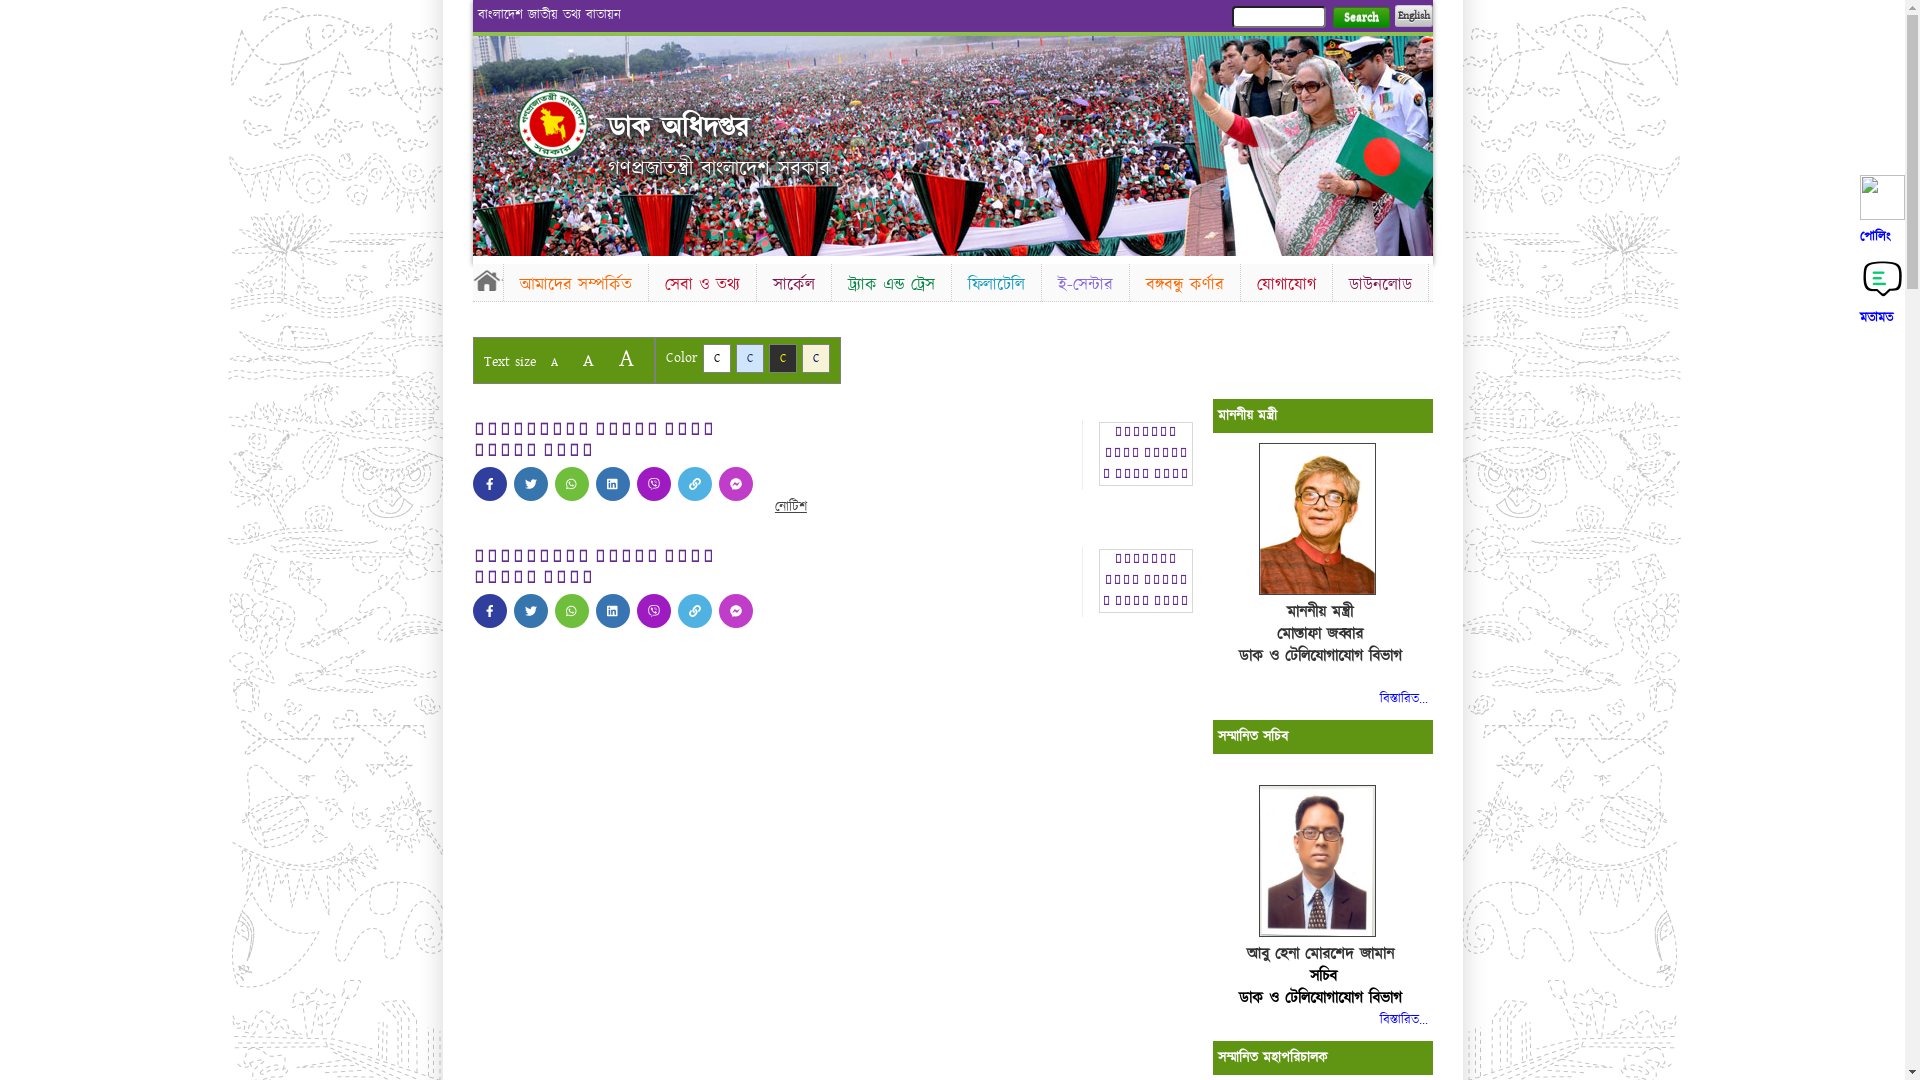 The image size is (1920, 1080). What do you see at coordinates (748, 357) in the screenshot?
I see `'C'` at bounding box center [748, 357].